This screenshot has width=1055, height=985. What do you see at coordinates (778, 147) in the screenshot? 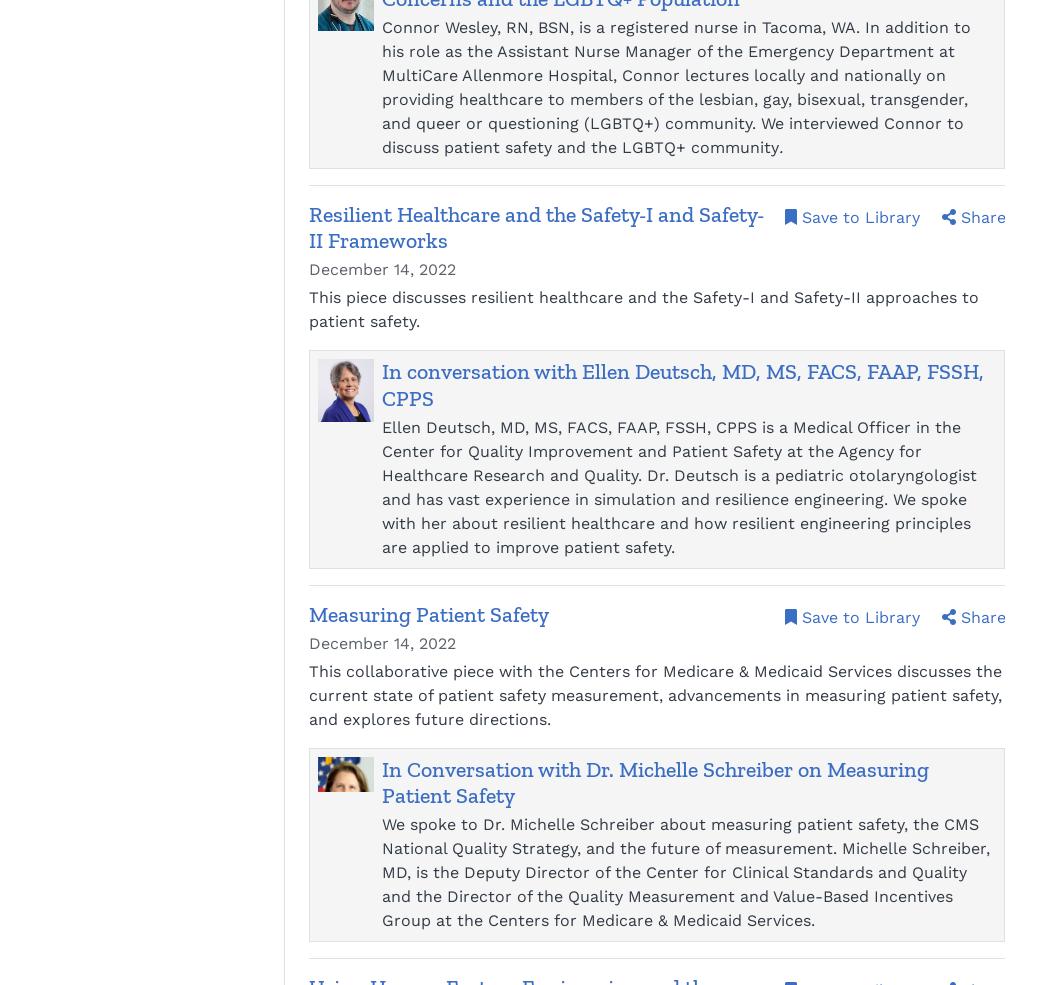
I see `'.'` at bounding box center [778, 147].